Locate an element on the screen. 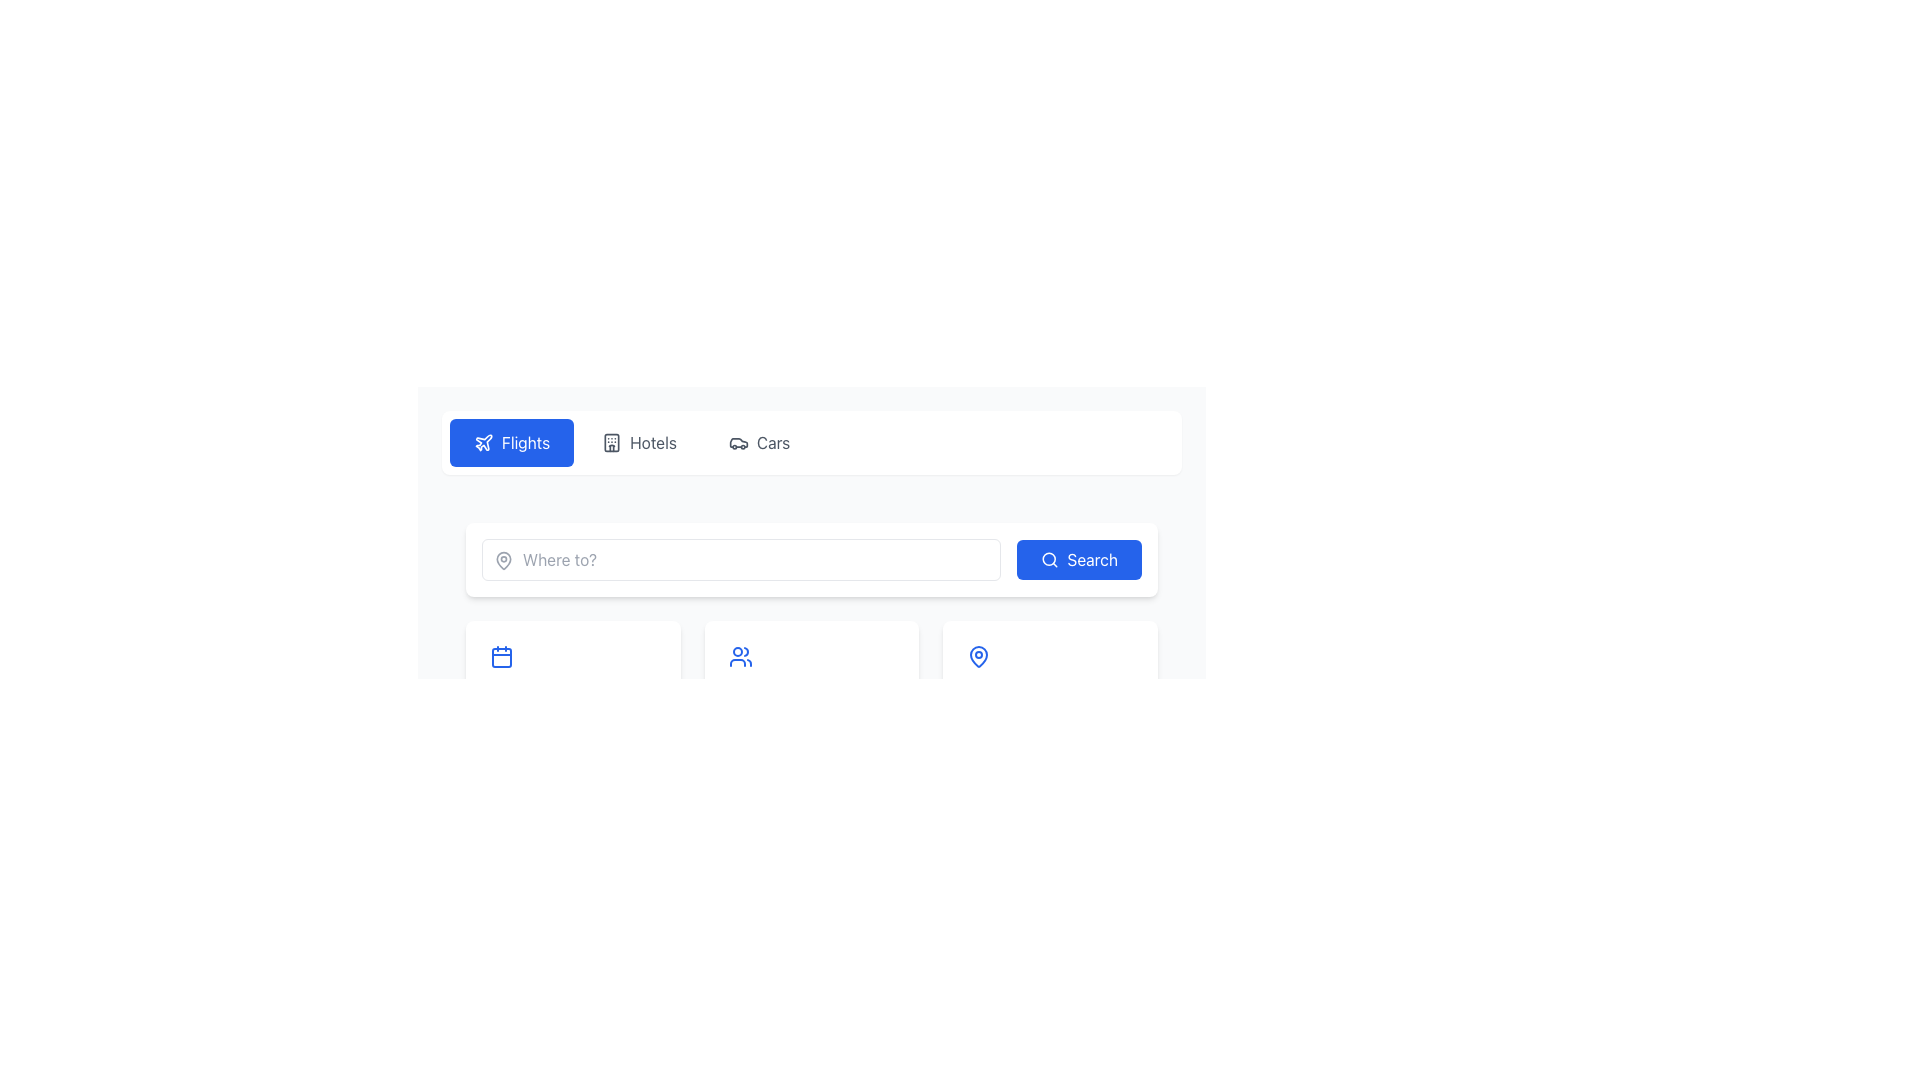 The image size is (1920, 1080). the 'Hotels' button, which is a rounded rectangular button with a building icon and light-gray text, to trigger its hover effect is located at coordinates (638, 442).